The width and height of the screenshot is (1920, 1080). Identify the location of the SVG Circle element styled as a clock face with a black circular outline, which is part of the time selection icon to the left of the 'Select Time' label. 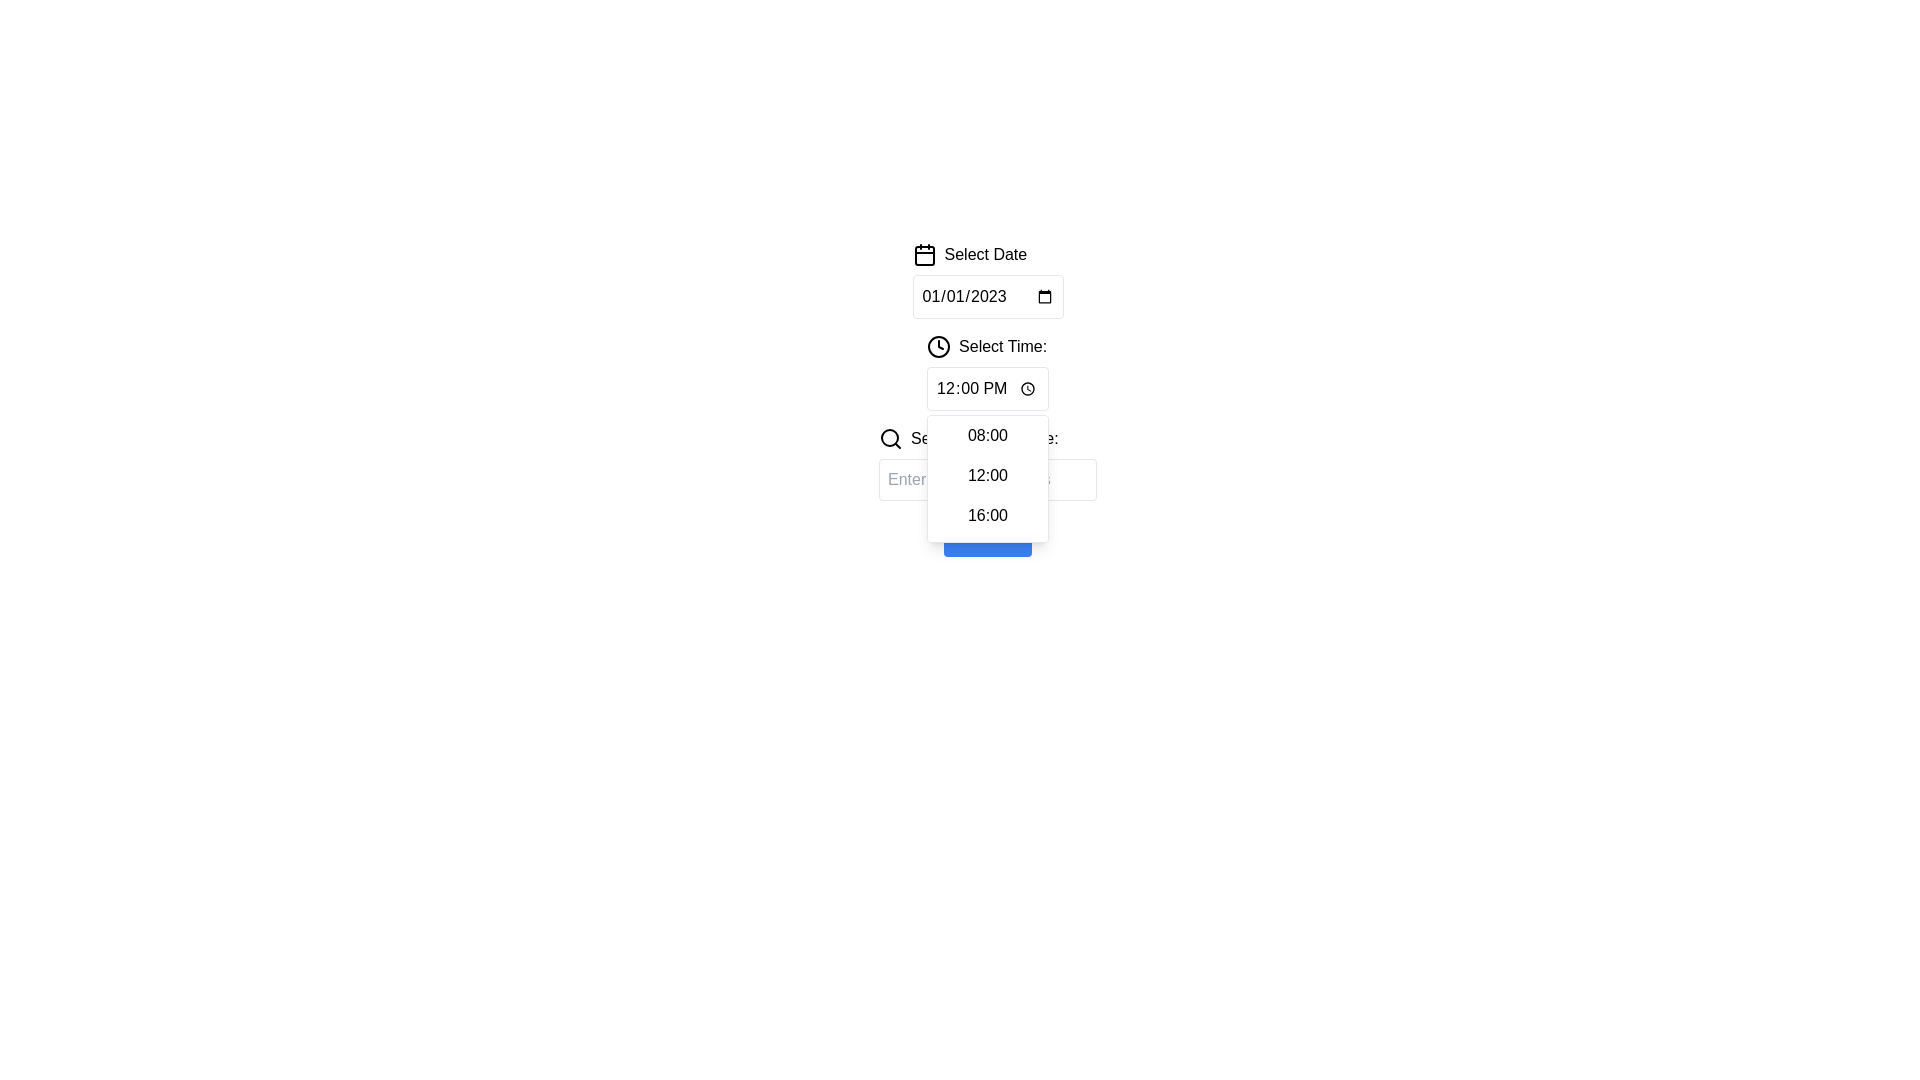
(938, 346).